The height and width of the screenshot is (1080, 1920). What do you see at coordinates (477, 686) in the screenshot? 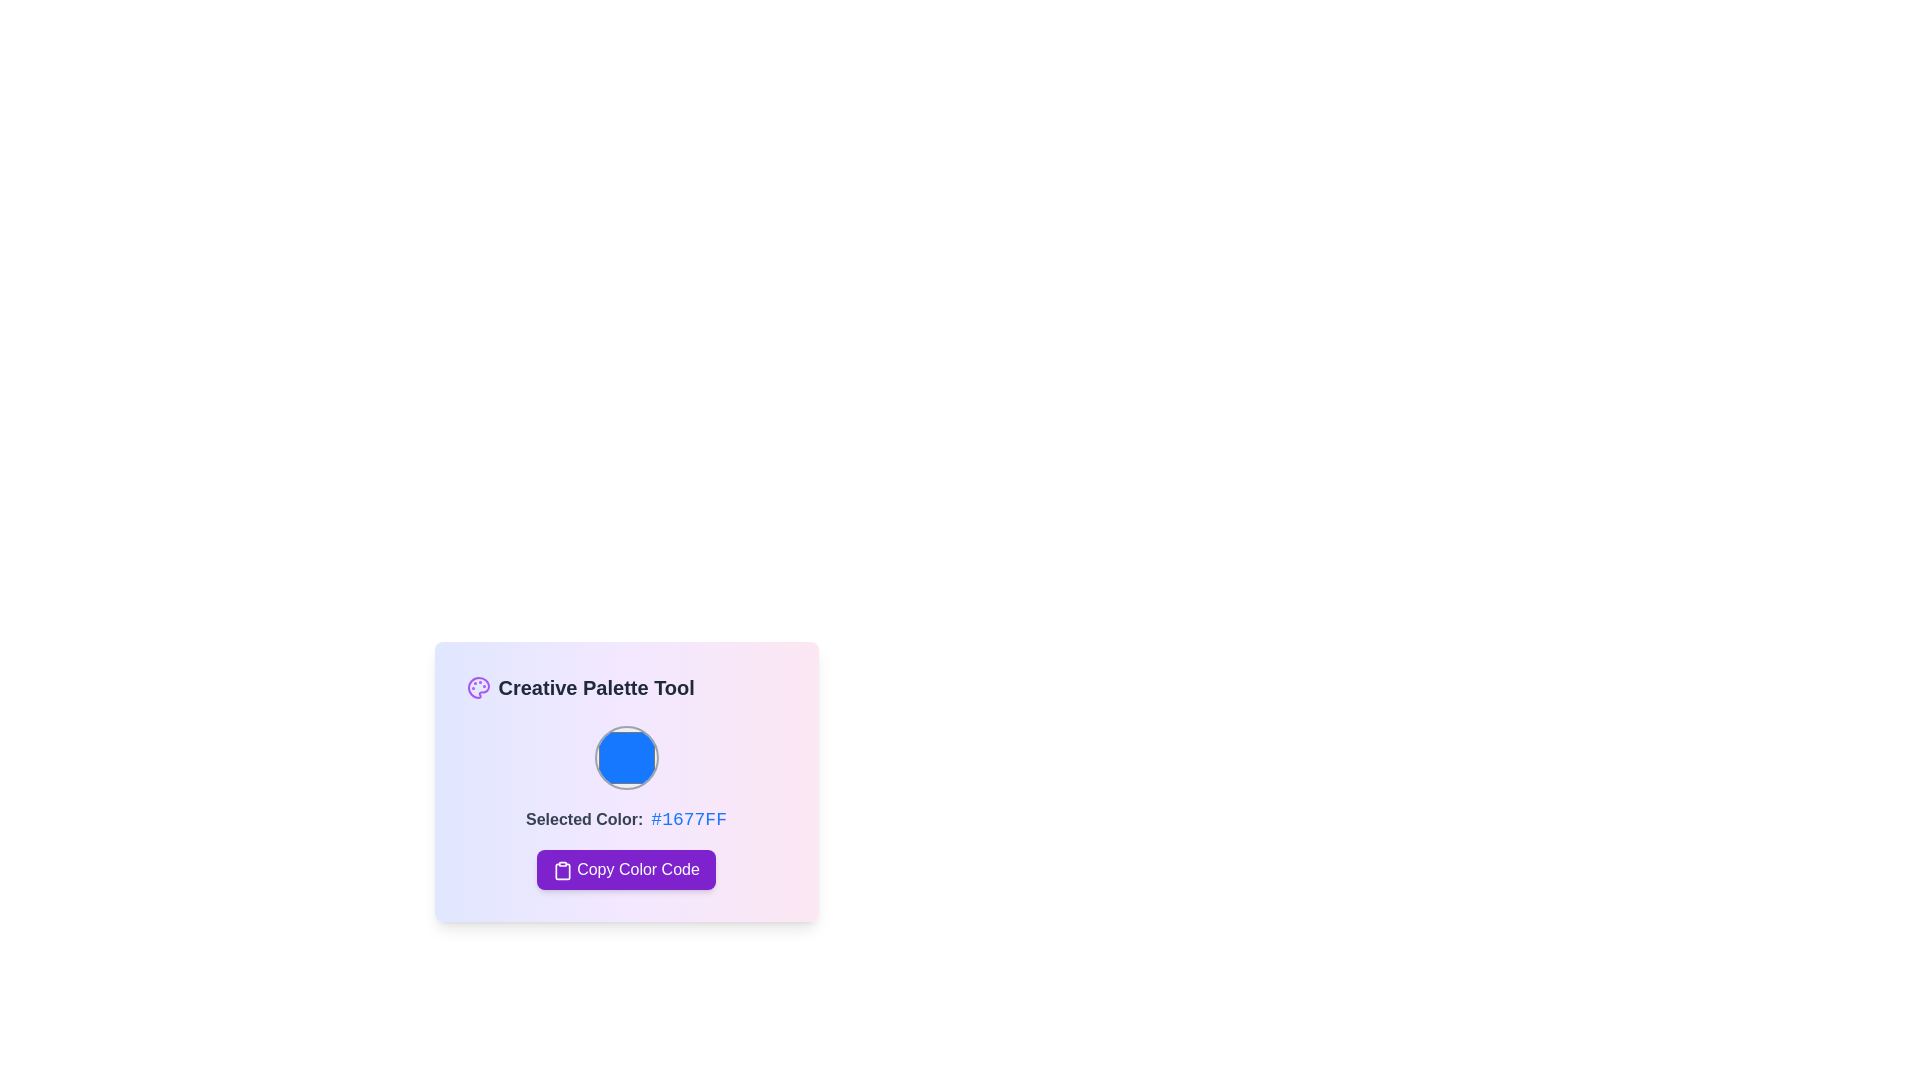
I see `the palette icon with a purple outline that is centrally aligned with the text 'Creative Palette Tool' in the upper left portion of its card` at bounding box center [477, 686].